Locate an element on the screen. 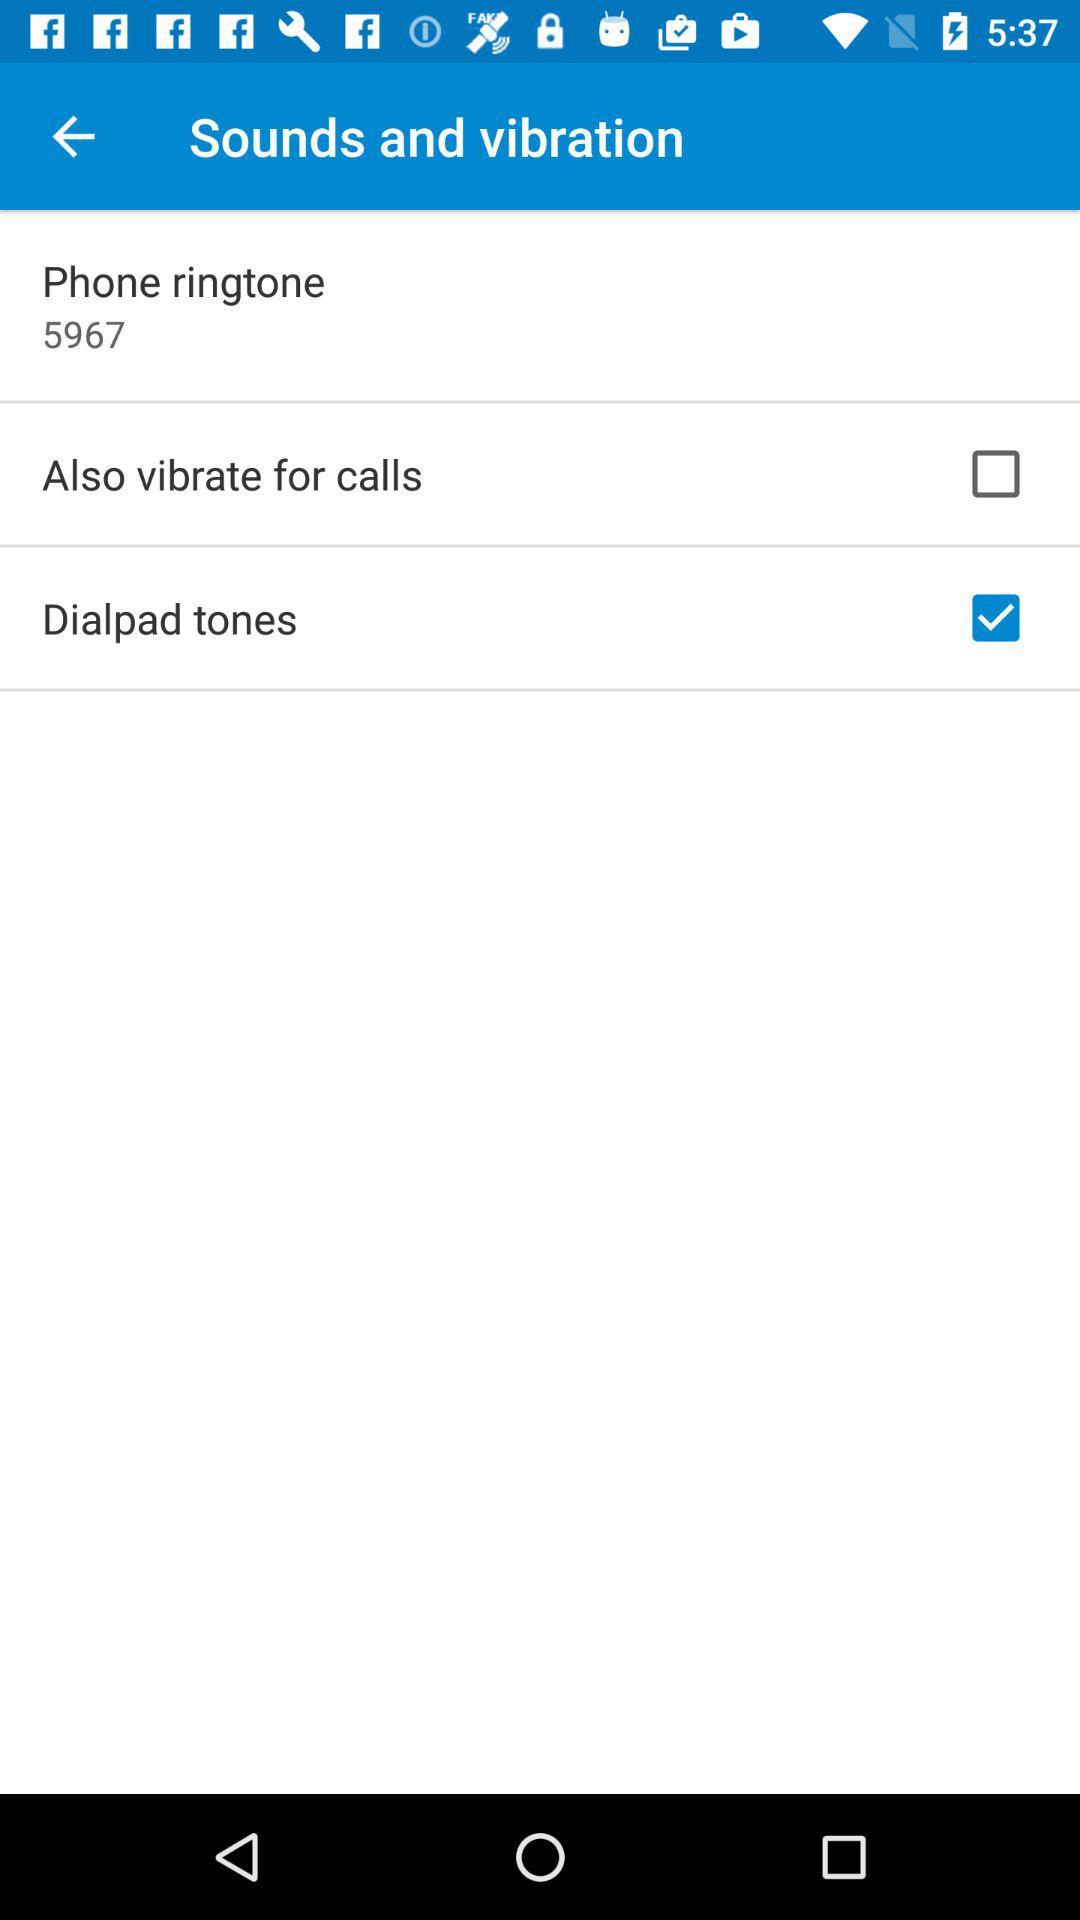 This screenshot has height=1920, width=1080. icon below also vibrate for app is located at coordinates (168, 617).